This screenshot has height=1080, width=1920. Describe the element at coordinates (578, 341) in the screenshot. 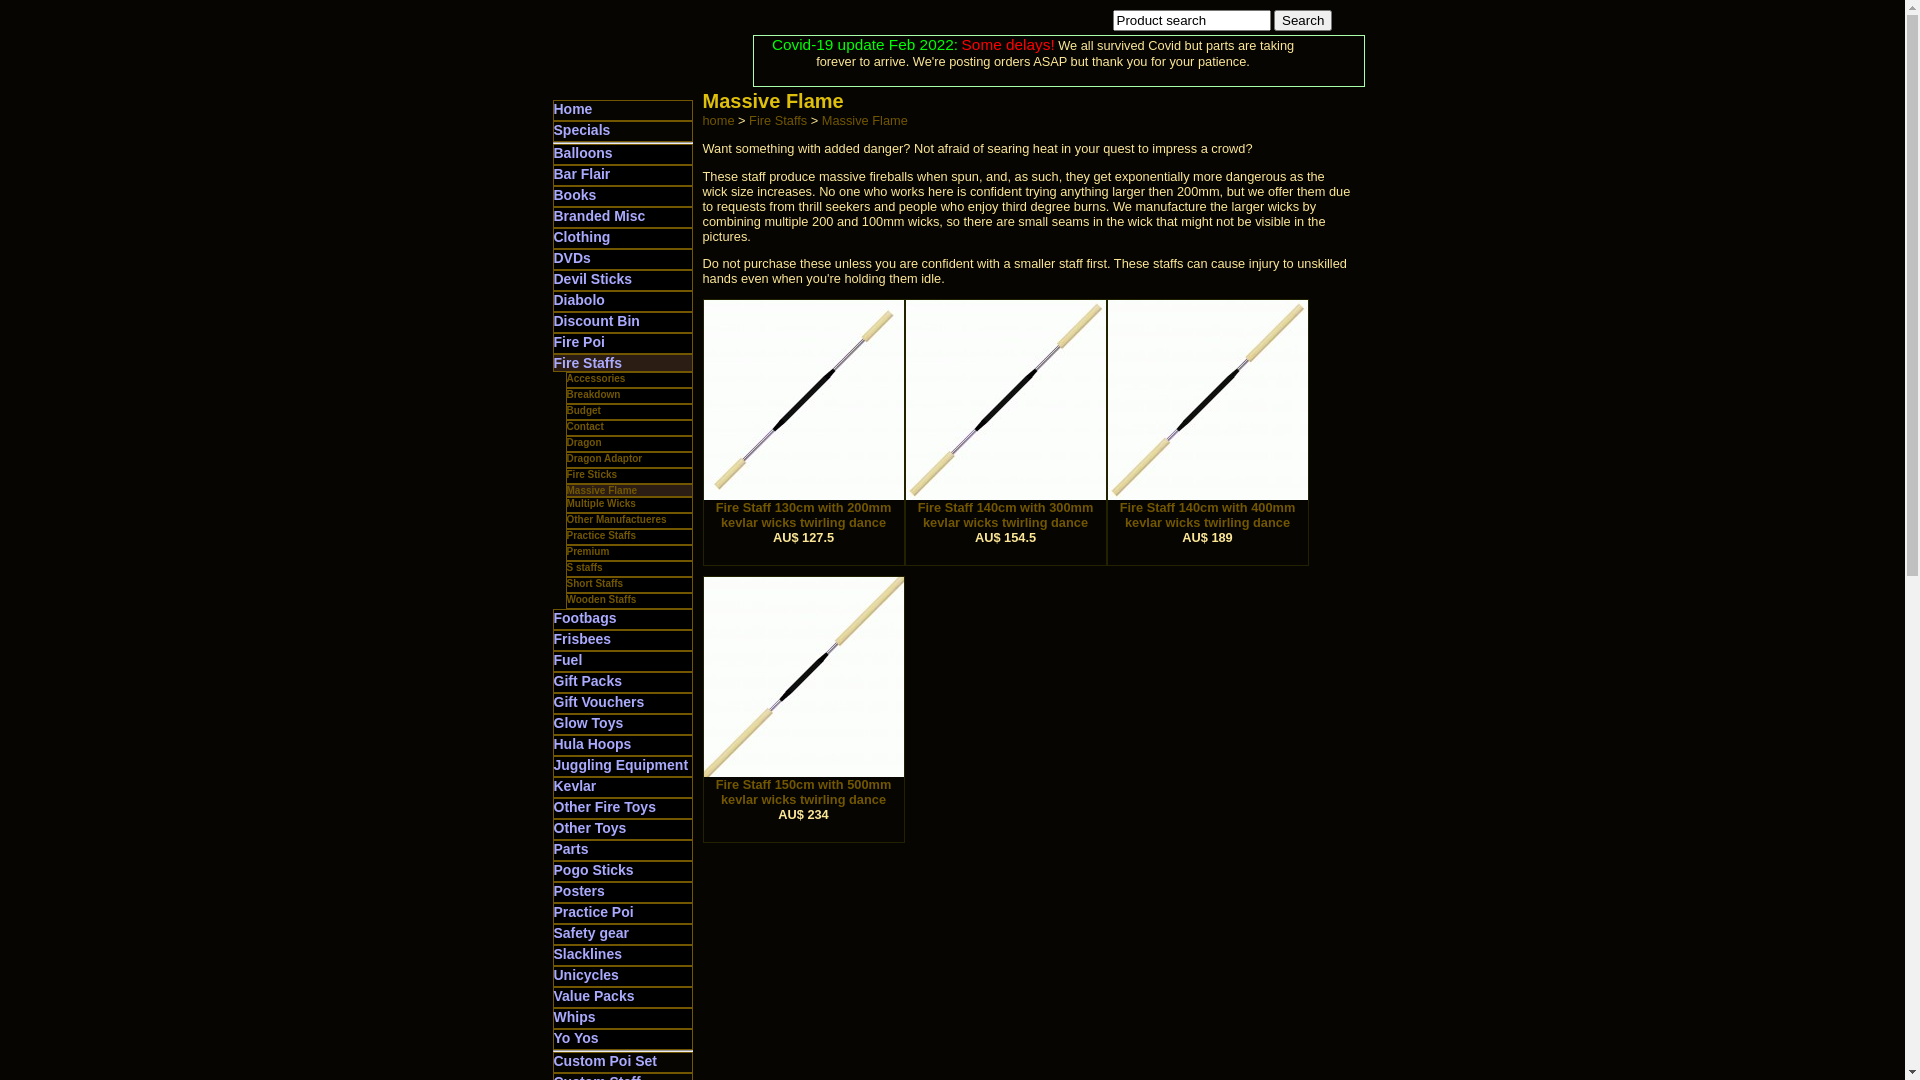

I see `'Fire Poi'` at that location.